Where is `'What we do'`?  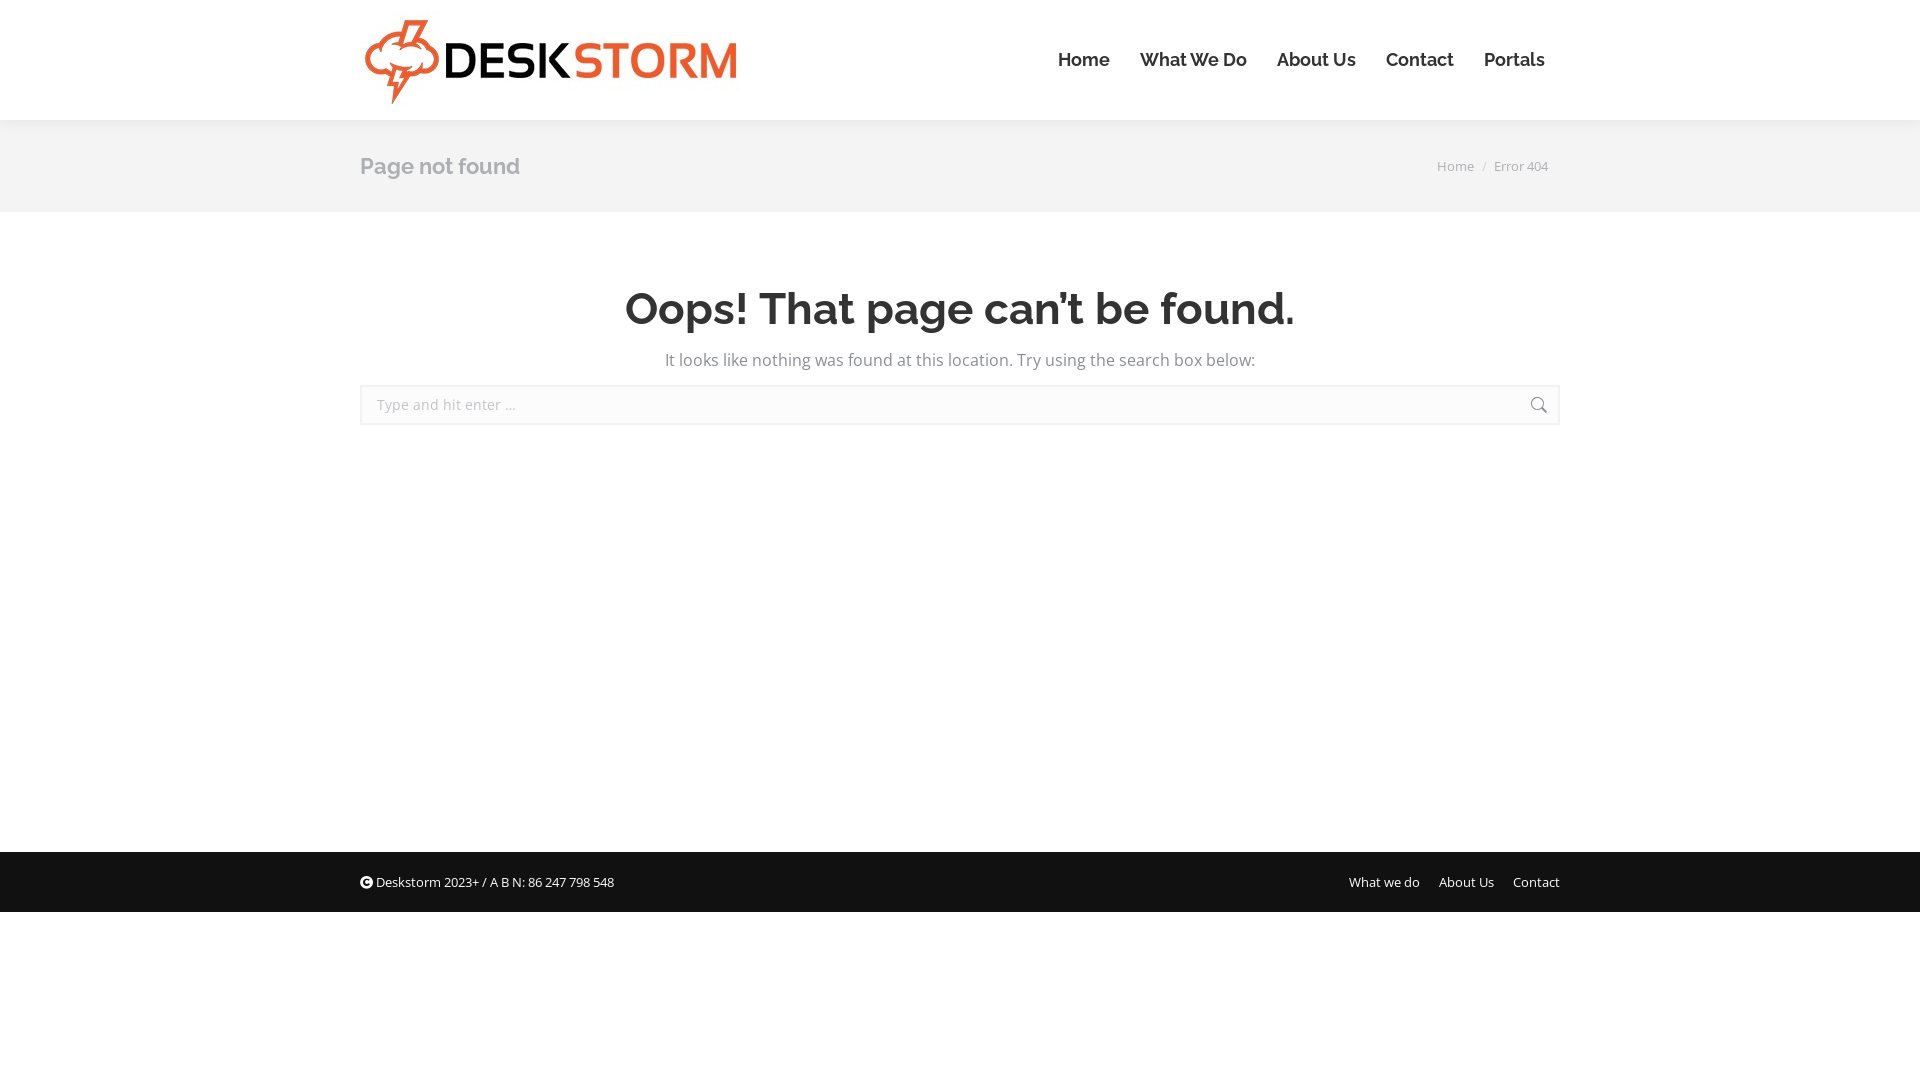 'What we do' is located at coordinates (1348, 880).